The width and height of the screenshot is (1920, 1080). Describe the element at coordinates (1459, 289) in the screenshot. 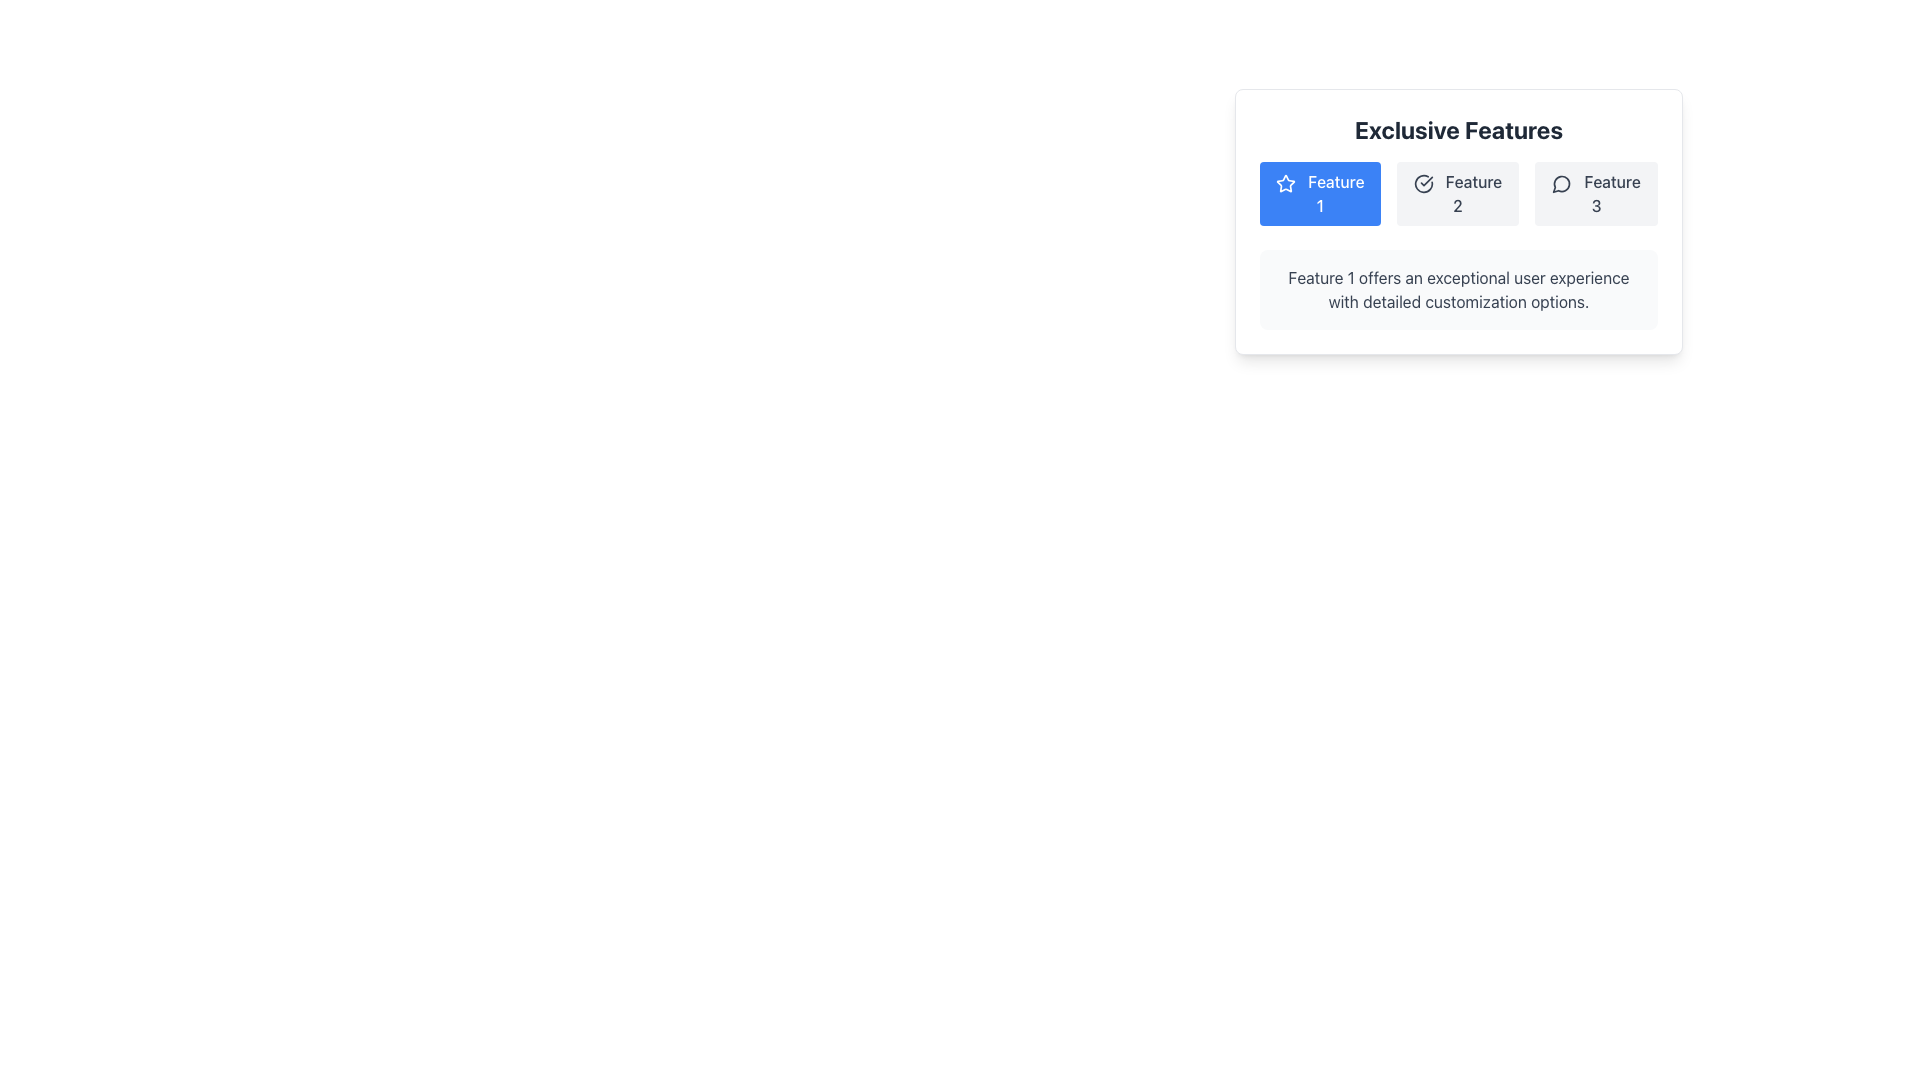

I see `the text block displaying the message: 'Feature 1 offers an exceptional user experience with detailed customization options.'` at that location.